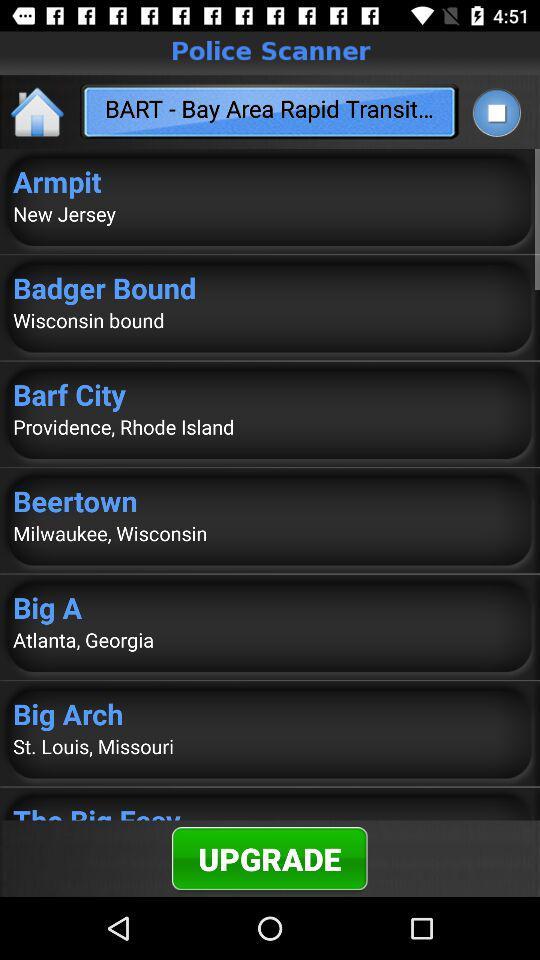  I want to click on home button, so click(38, 111).